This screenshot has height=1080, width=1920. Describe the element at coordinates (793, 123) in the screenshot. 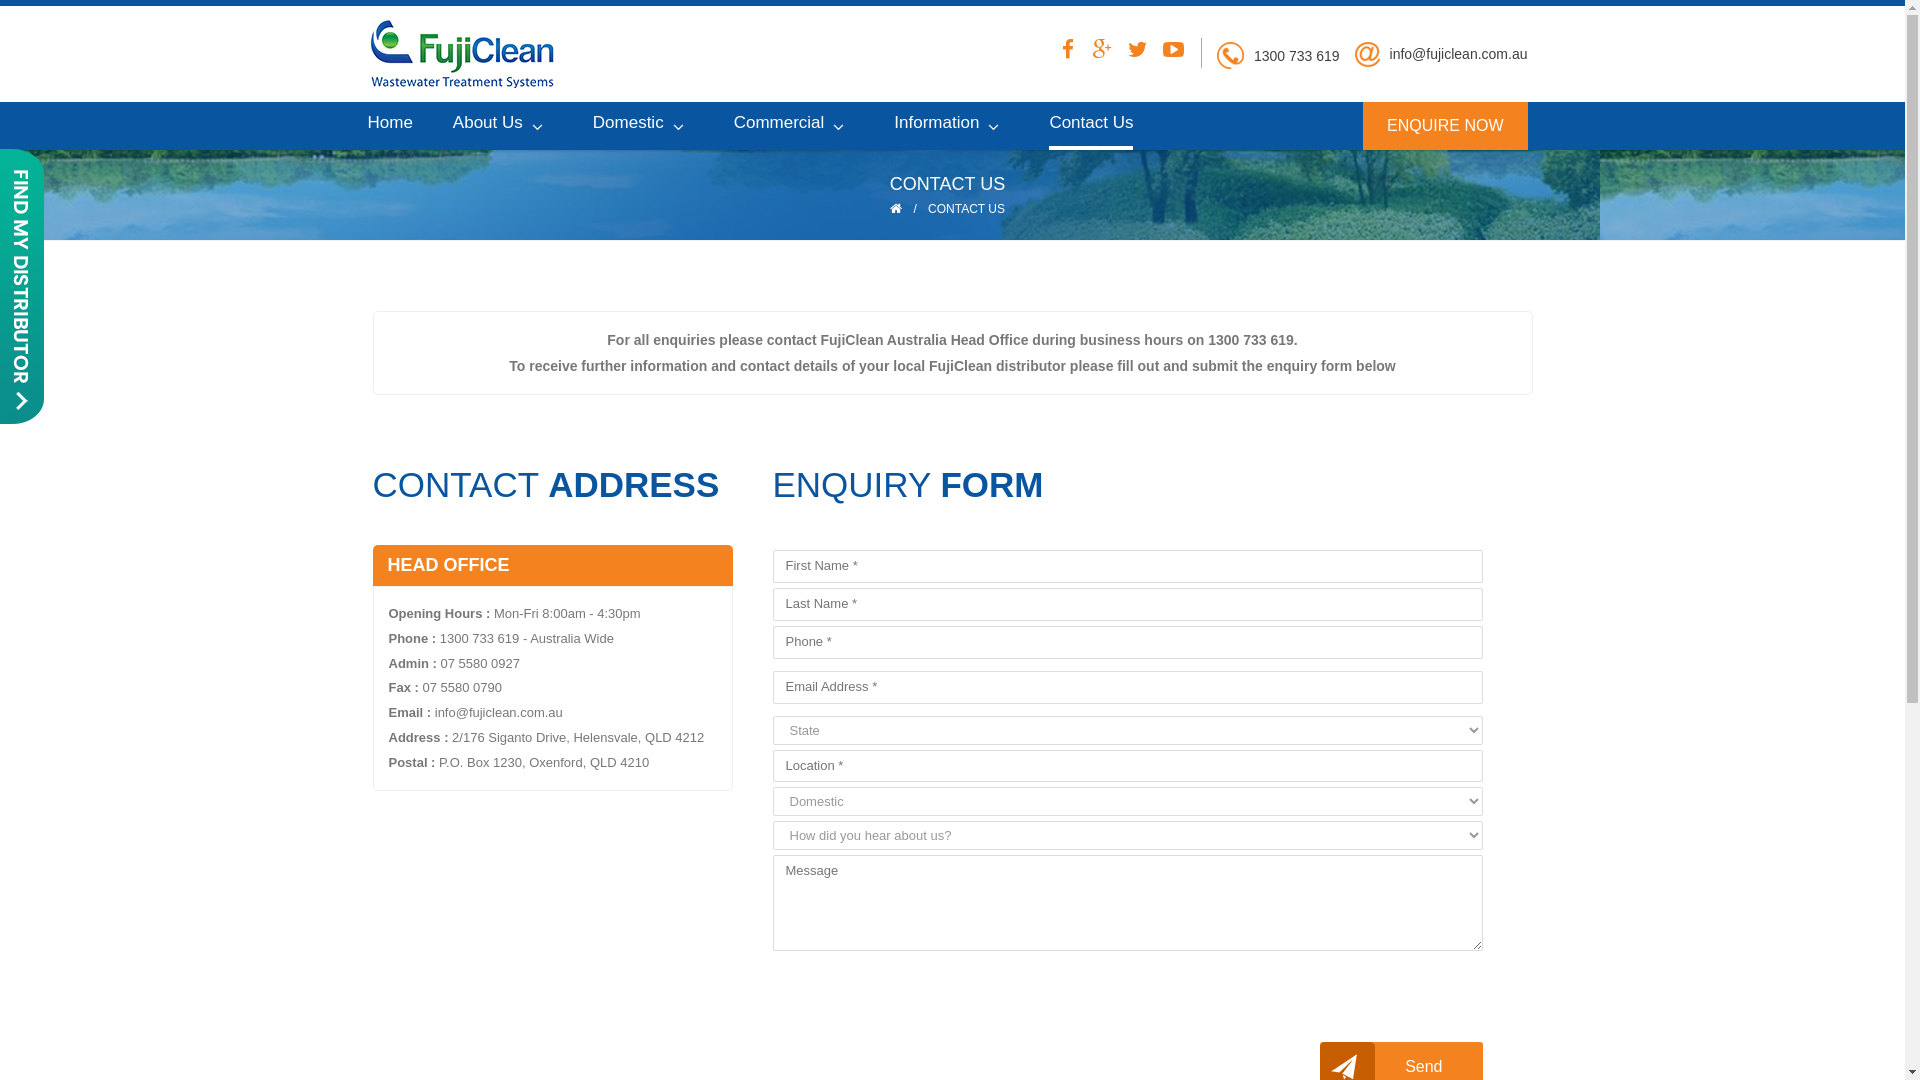

I see `'Commercial'` at that location.